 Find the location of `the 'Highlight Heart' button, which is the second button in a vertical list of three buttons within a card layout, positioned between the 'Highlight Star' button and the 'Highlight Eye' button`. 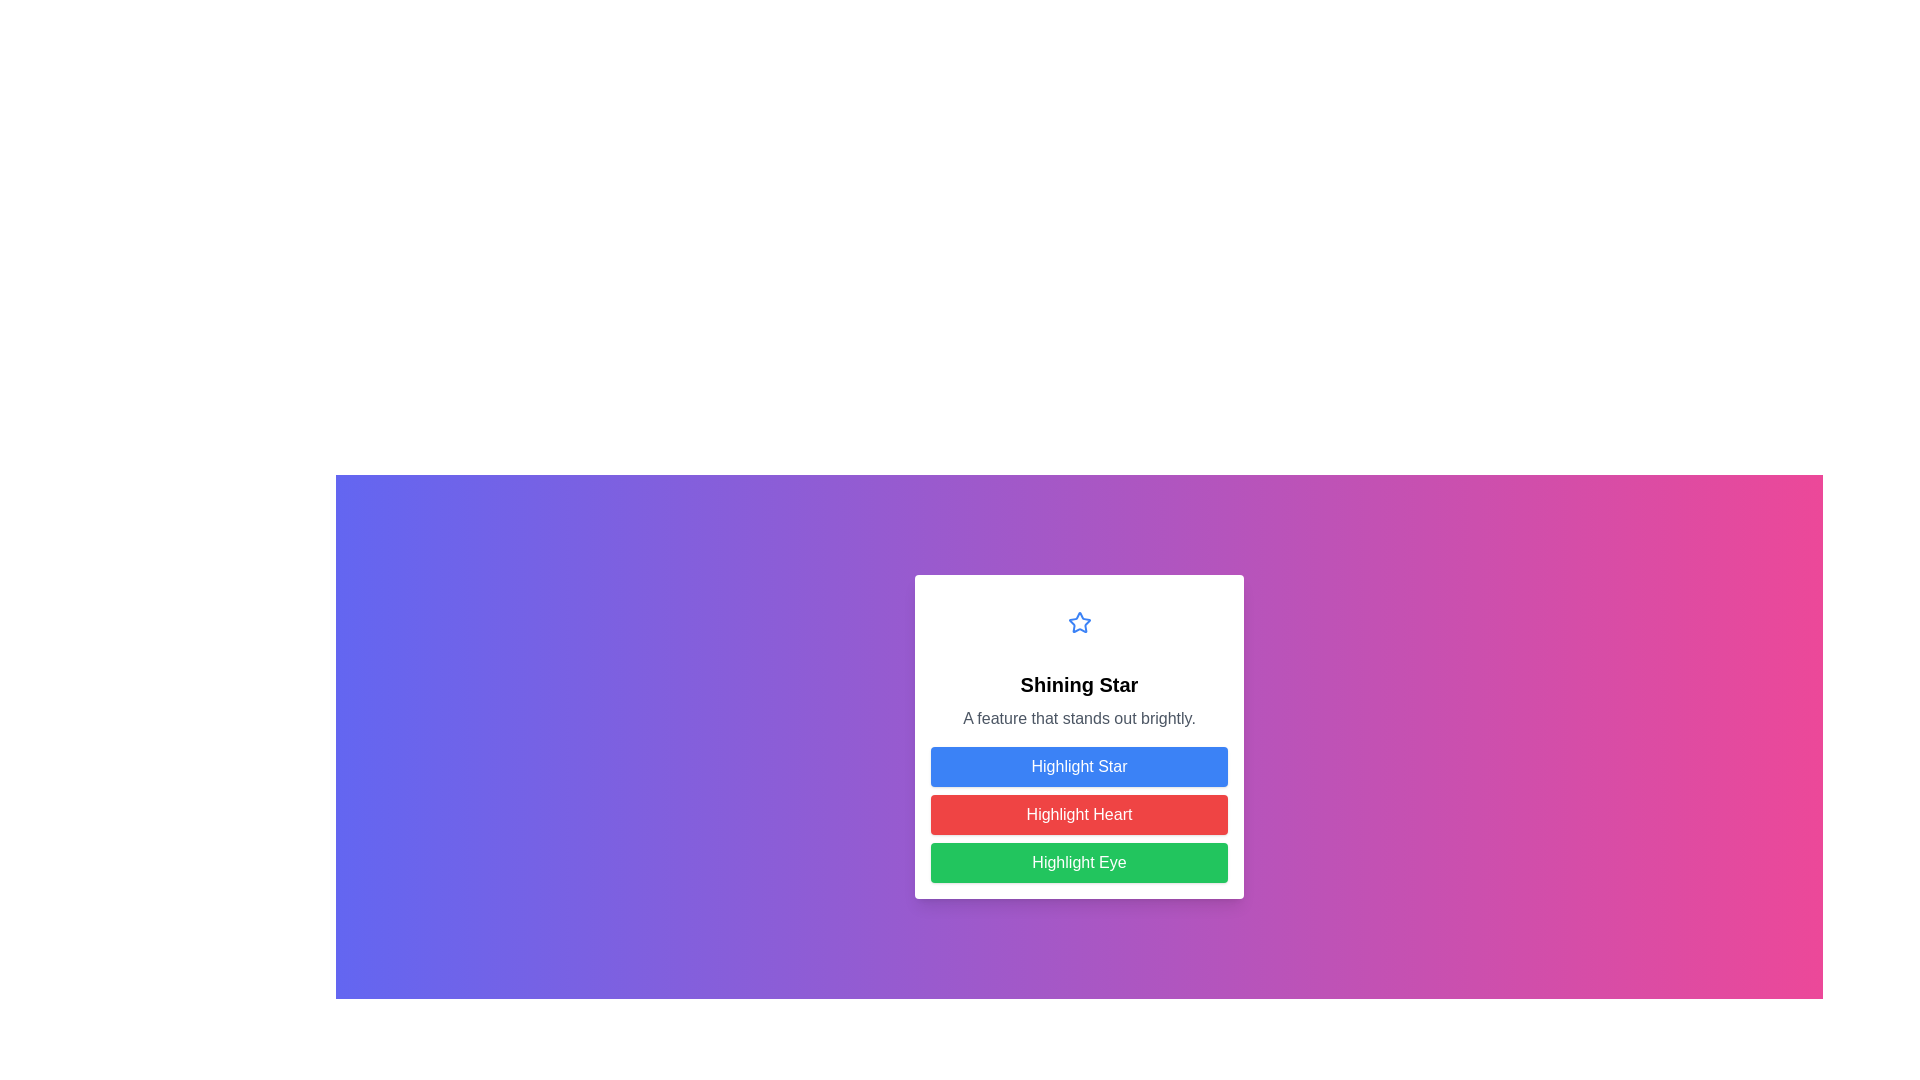

the 'Highlight Heart' button, which is the second button in a vertical list of three buttons within a card layout, positioned between the 'Highlight Star' button and the 'Highlight Eye' button is located at coordinates (1078, 814).